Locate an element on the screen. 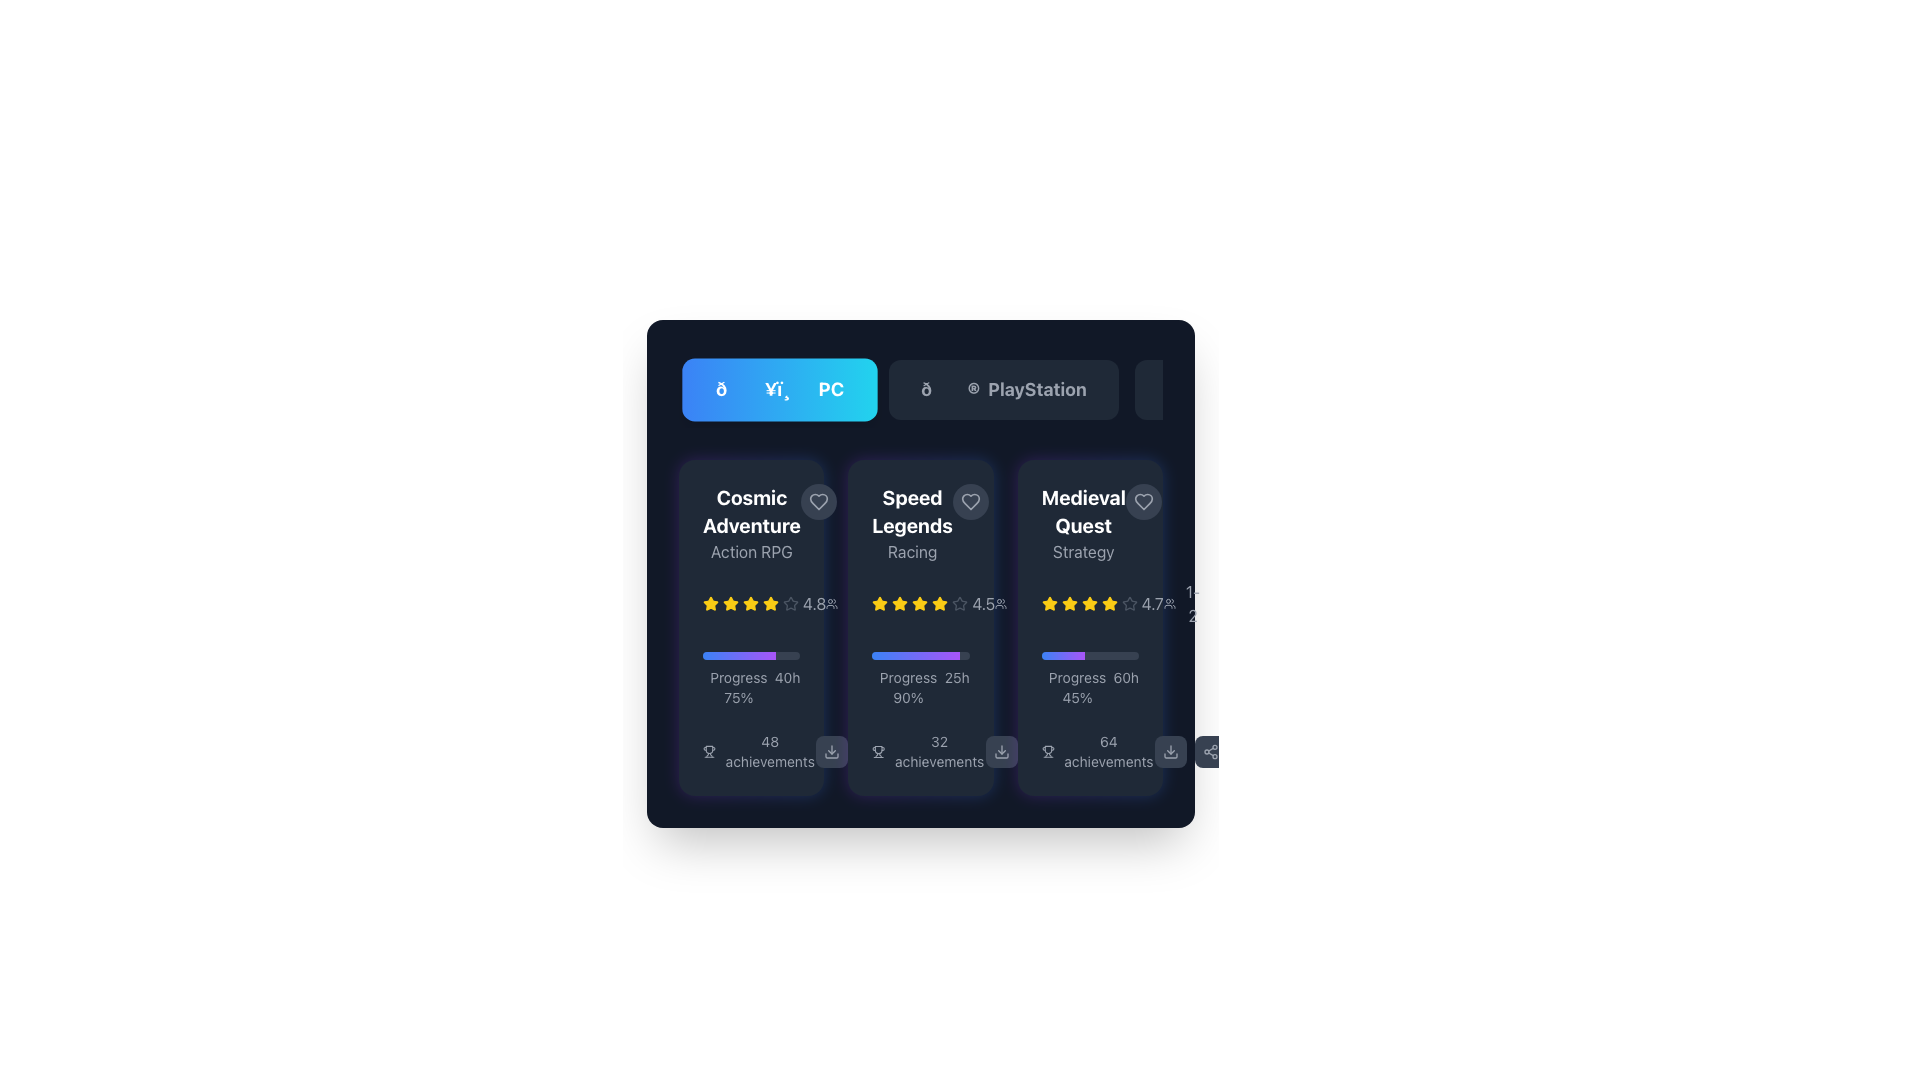 This screenshot has width=1920, height=1080. the star icon indicating the rating of '4.5' in the rating section of the 'Speed Legends' game card is located at coordinates (960, 602).